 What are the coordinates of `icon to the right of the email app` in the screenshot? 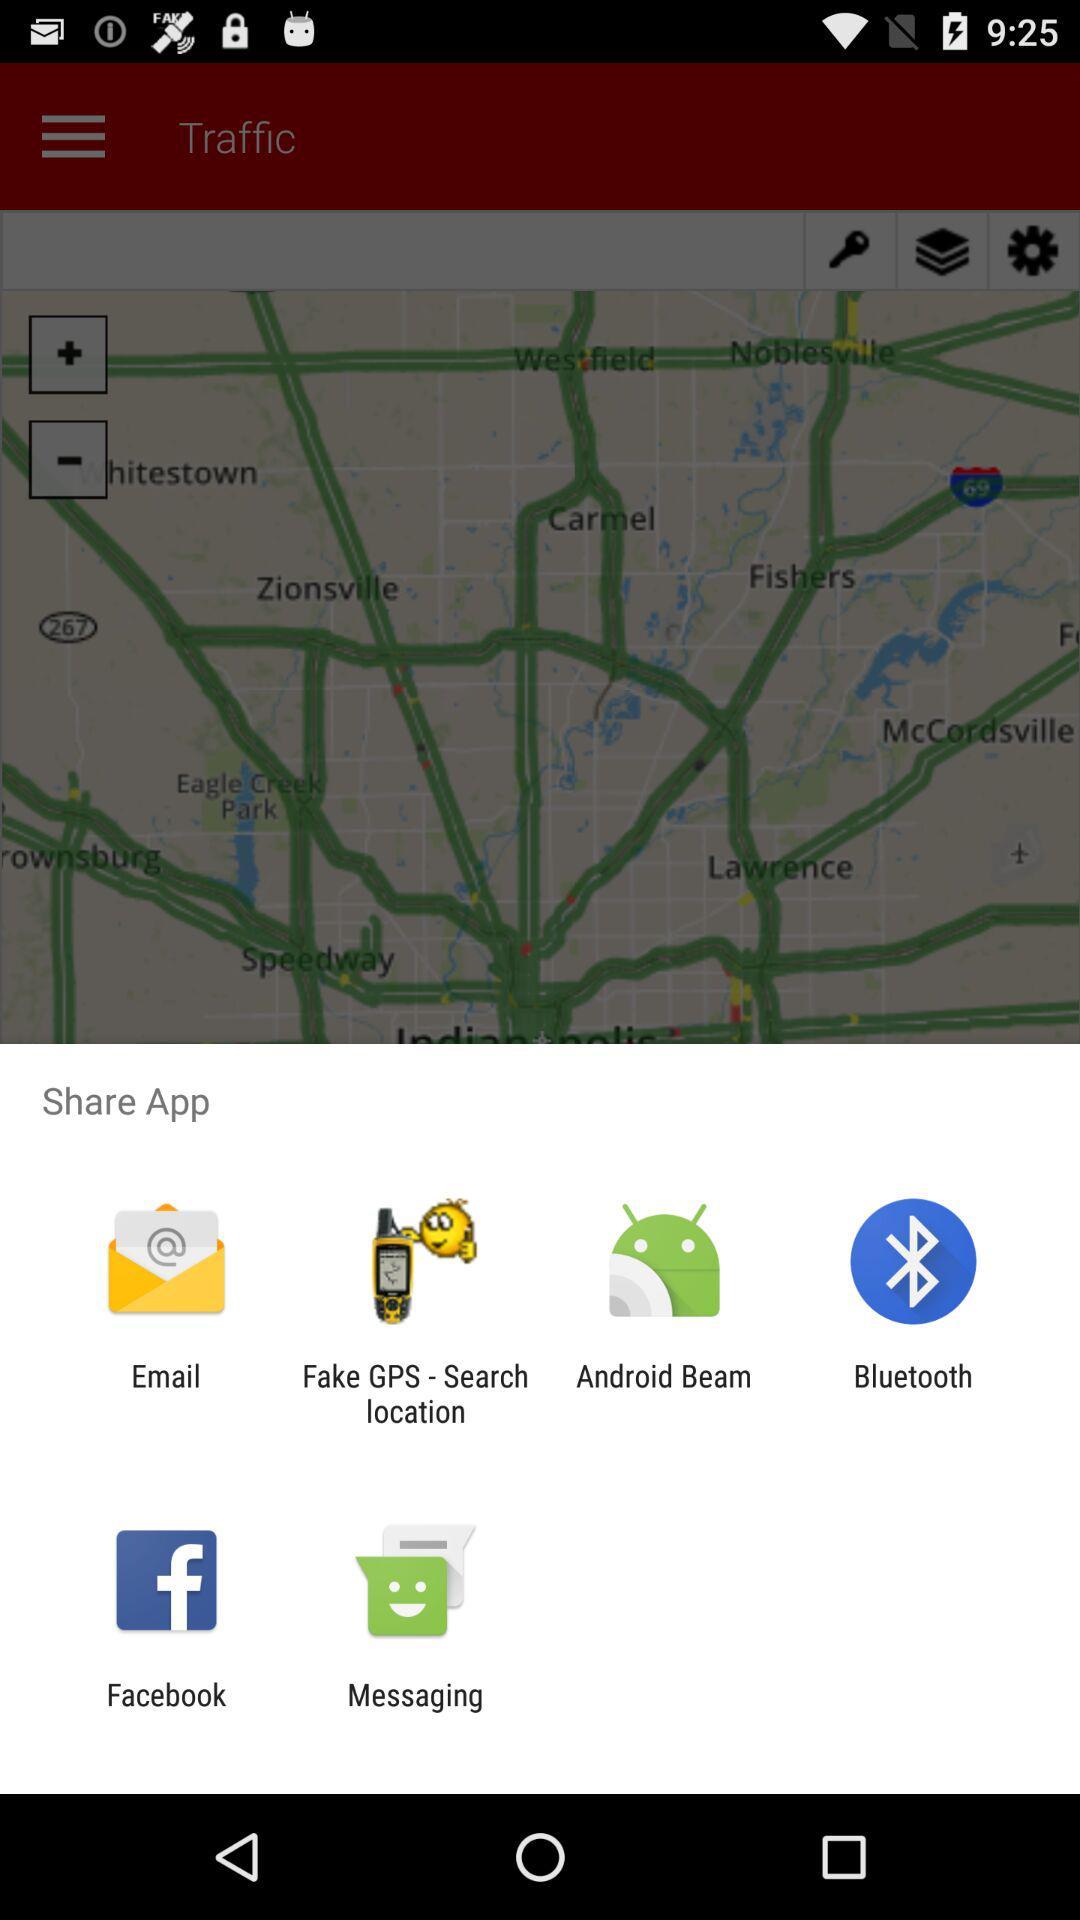 It's located at (414, 1392).